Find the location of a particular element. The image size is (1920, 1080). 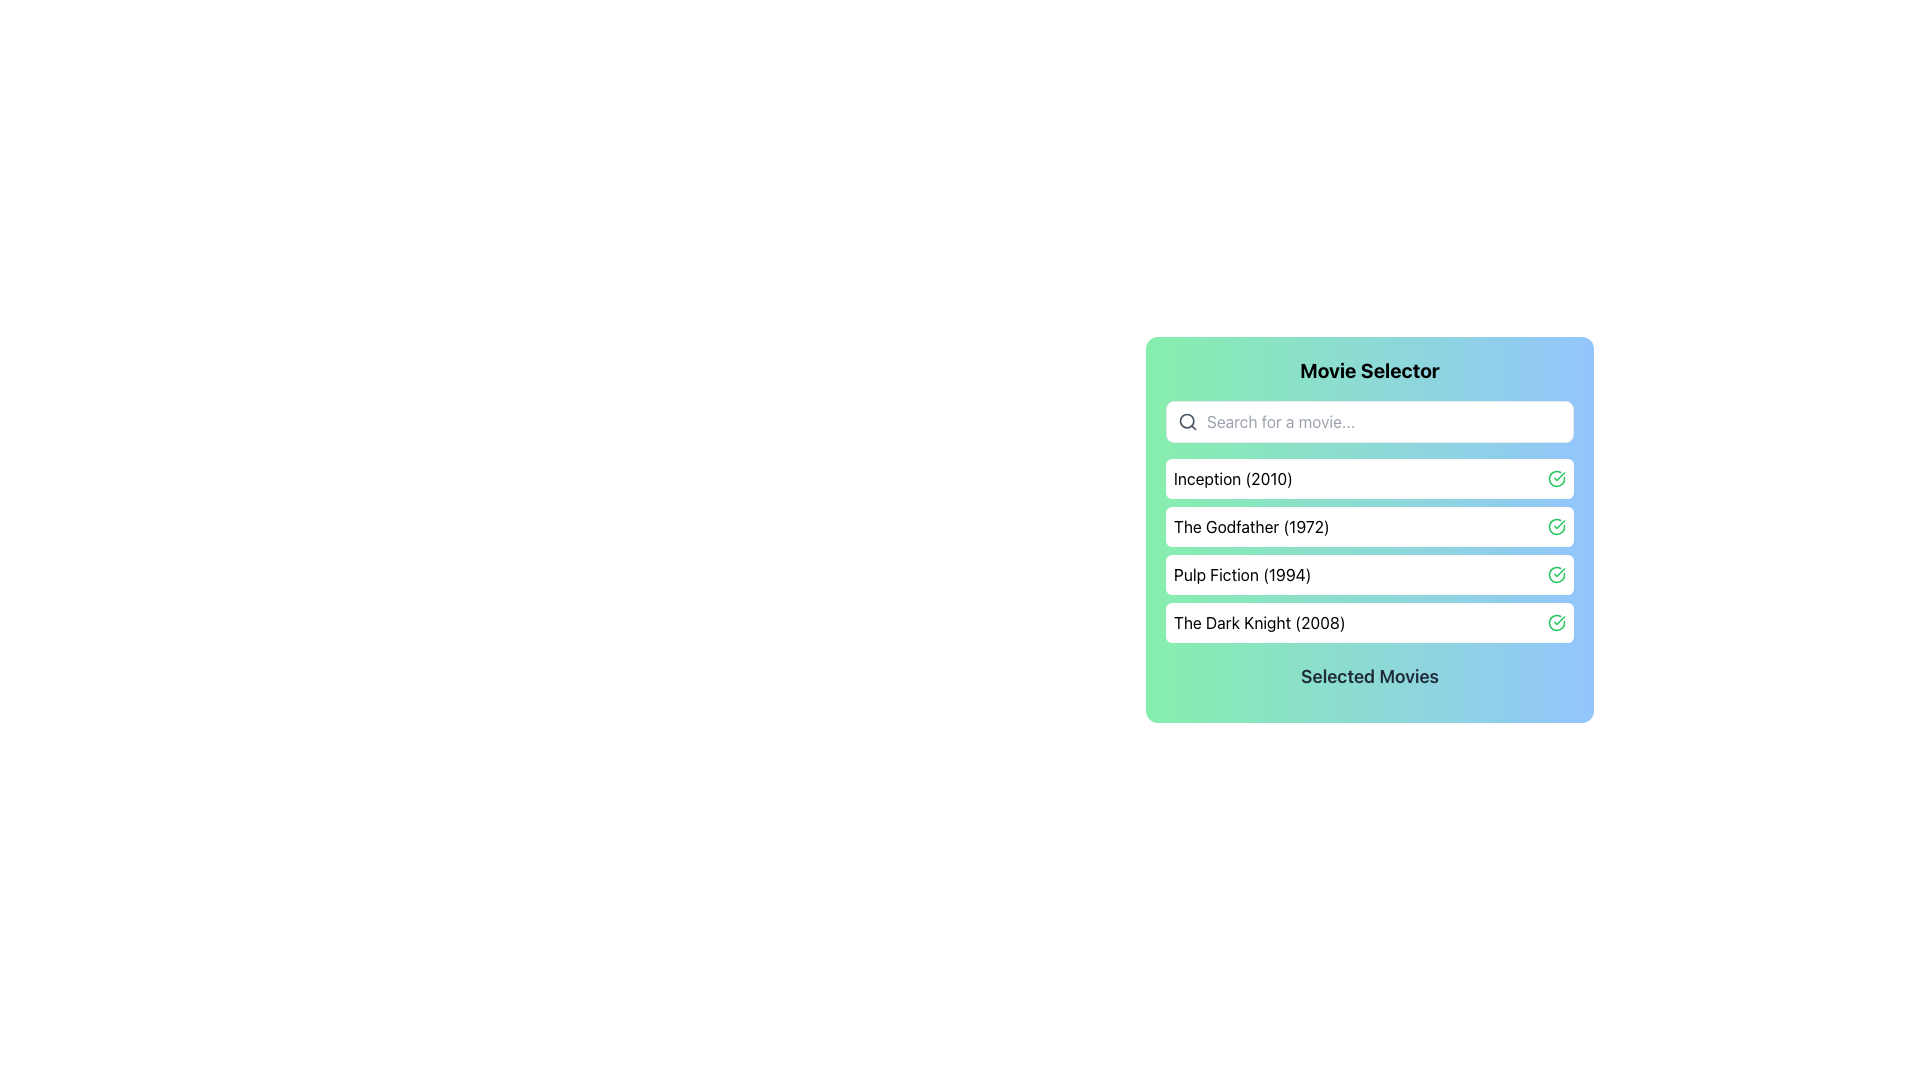

the filled circular shape at the center of the magnifying glass icon in the search input field of the 'Movie Selector' interface is located at coordinates (1187, 420).